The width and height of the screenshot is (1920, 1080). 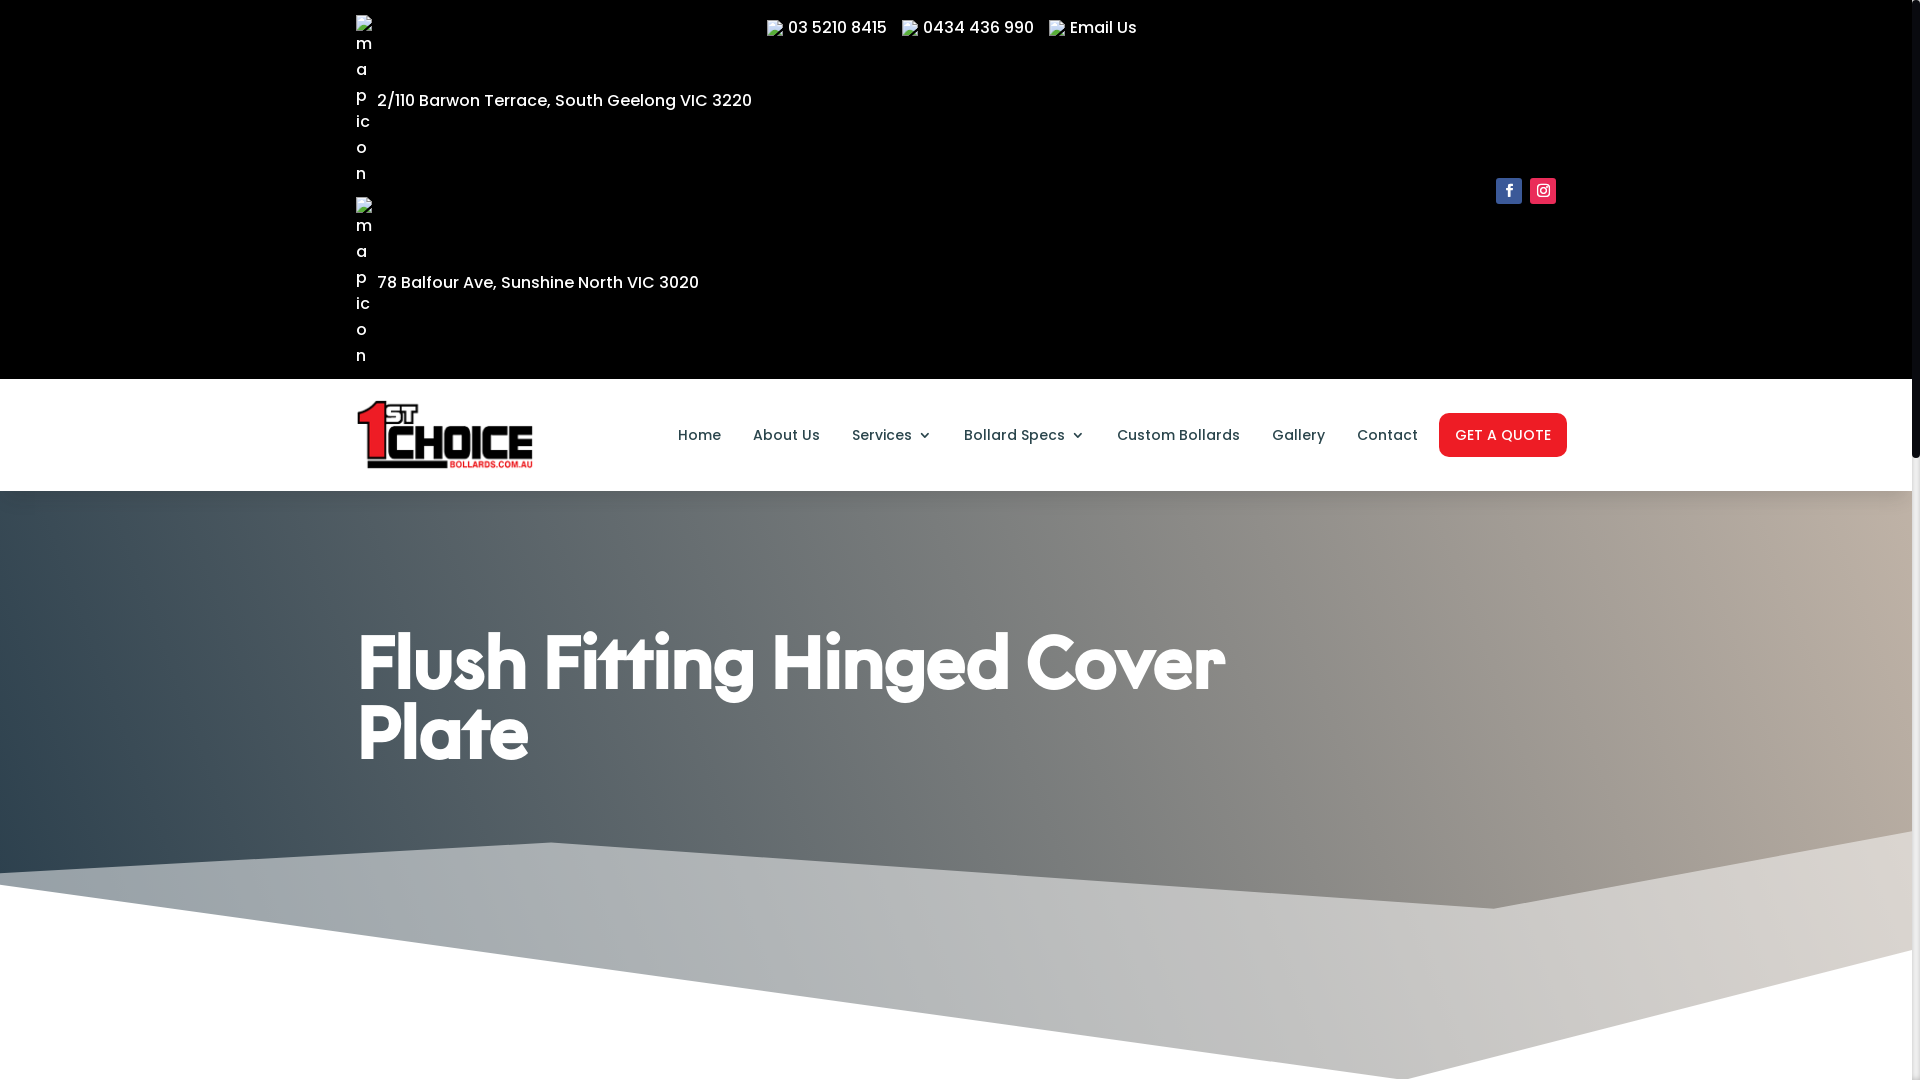 What do you see at coordinates (1529, 191) in the screenshot?
I see `'Follow on Instagram'` at bounding box center [1529, 191].